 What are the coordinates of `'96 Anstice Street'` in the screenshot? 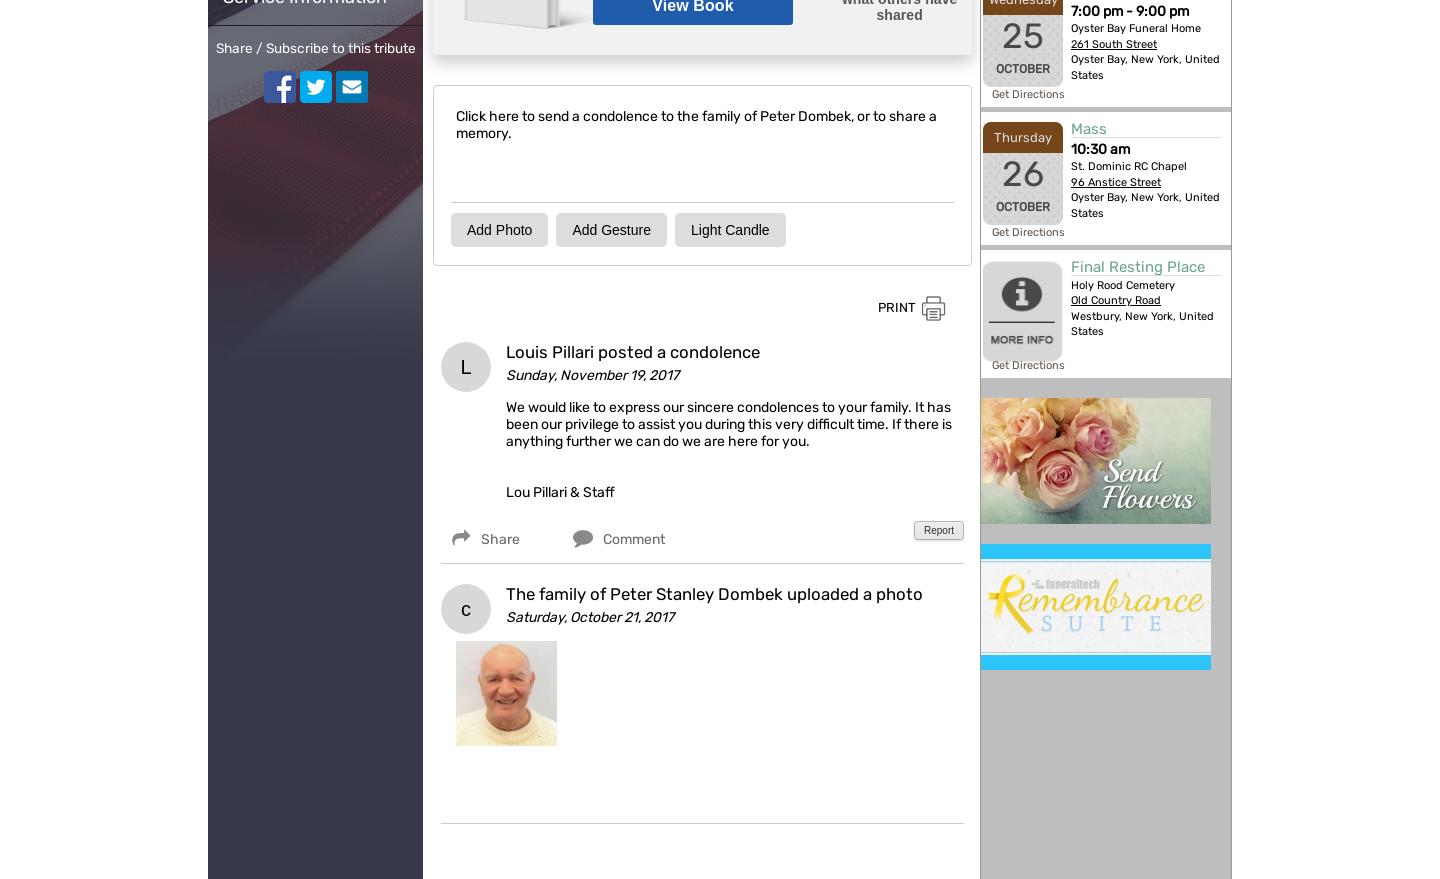 It's located at (1115, 180).